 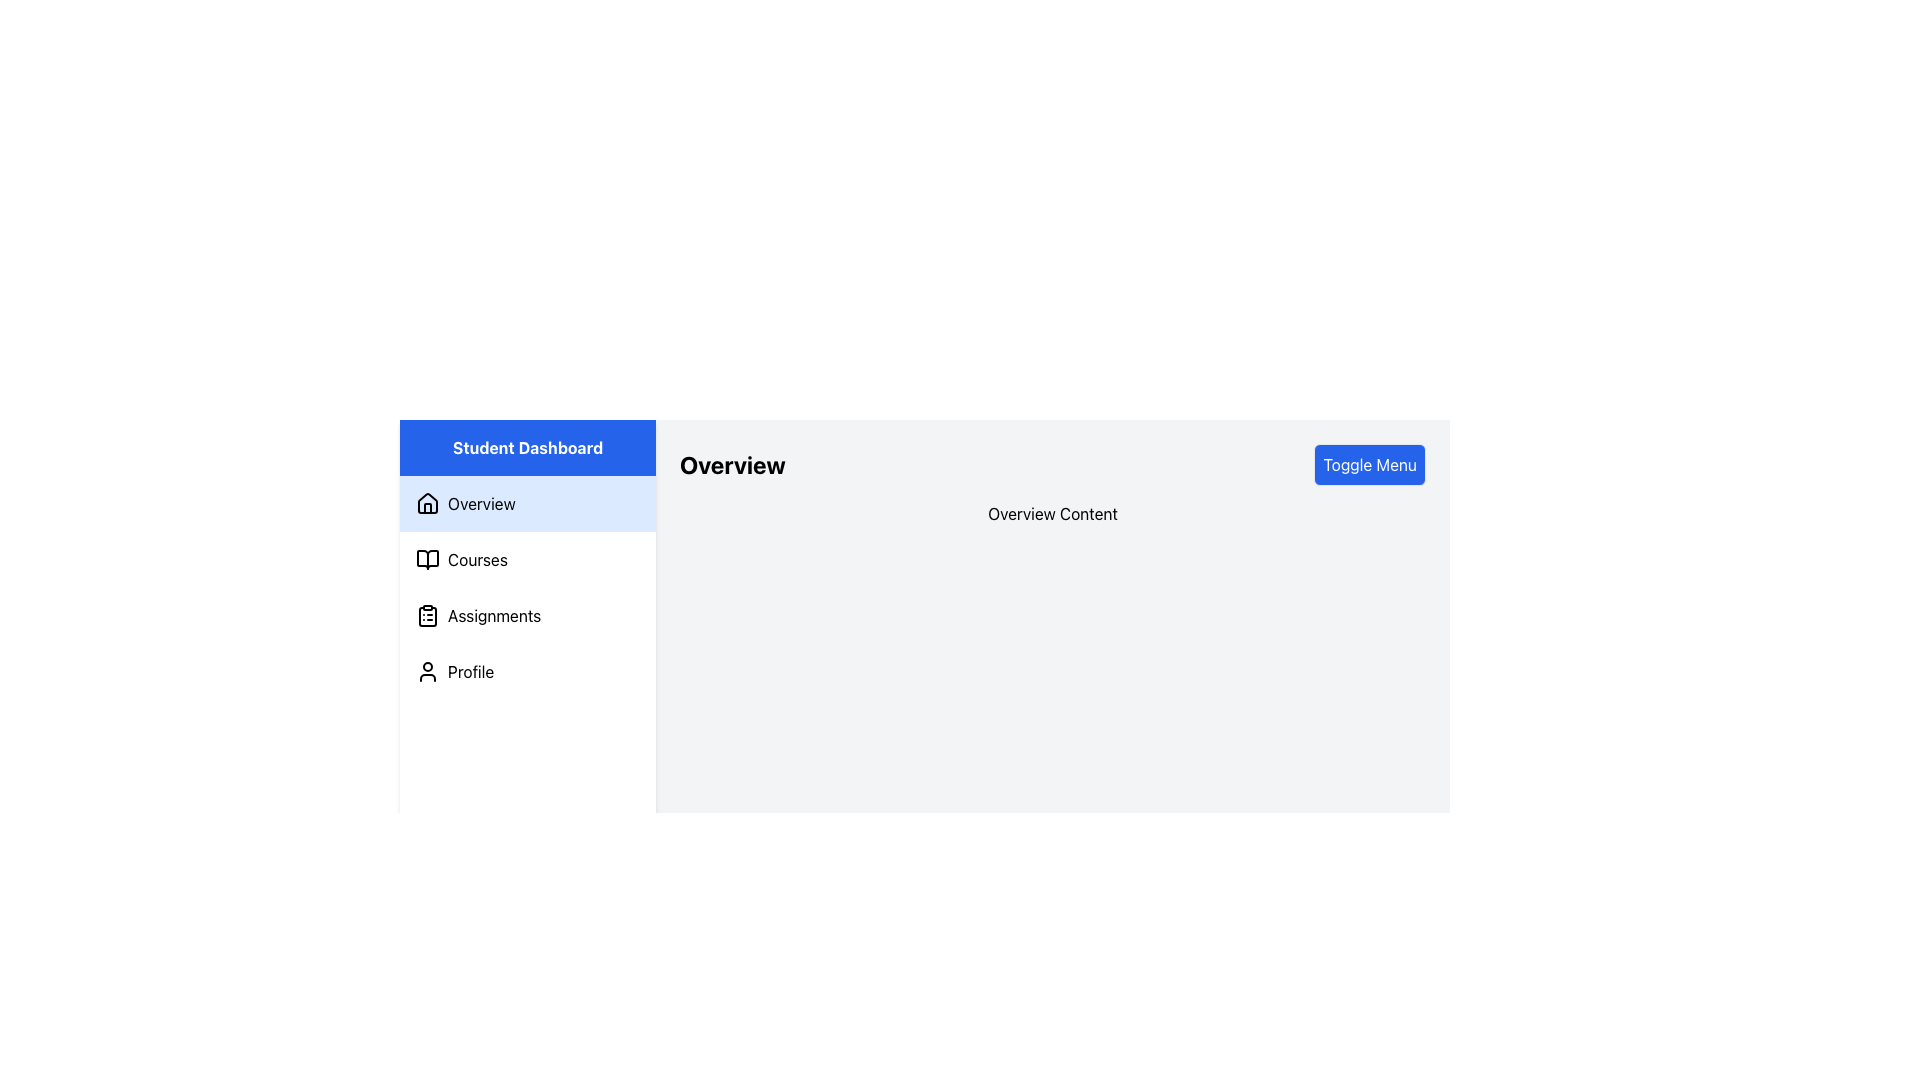 What do you see at coordinates (528, 559) in the screenshot?
I see `the 'Courses' menu item located in the vertical menu, second from the top, below 'Overview' and above 'Assignments'` at bounding box center [528, 559].